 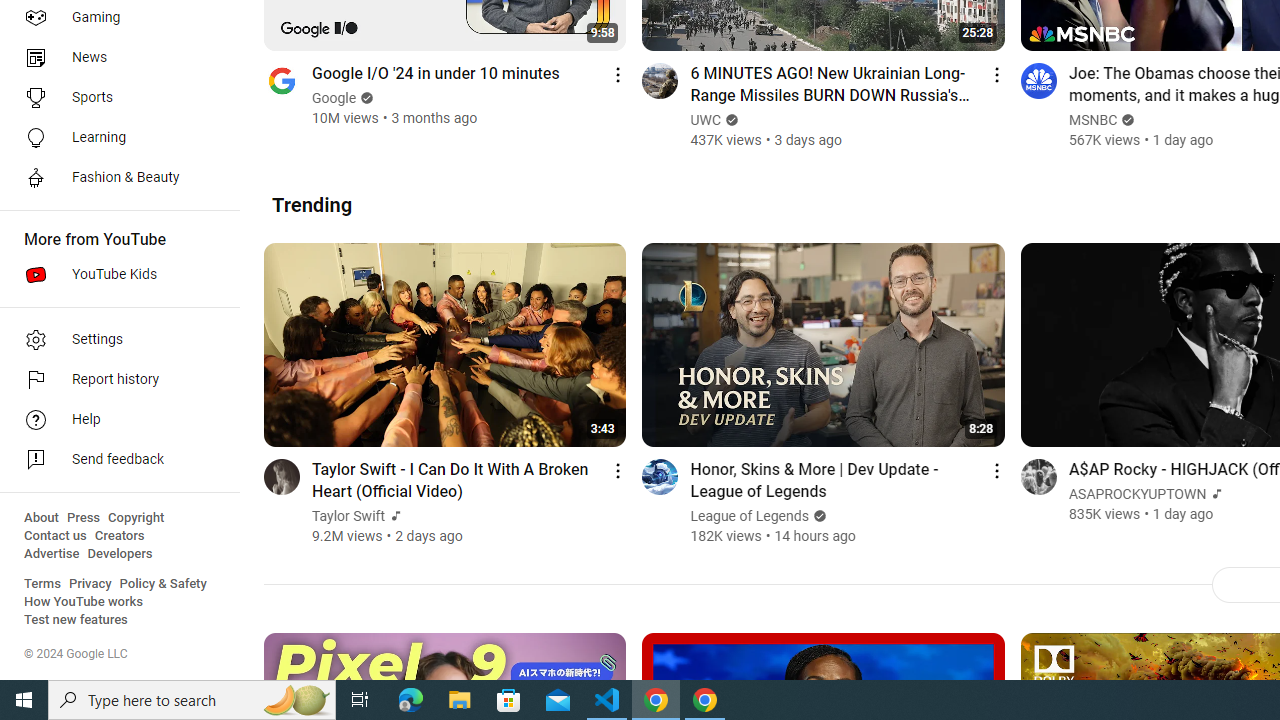 I want to click on 'Contact us', so click(x=55, y=535).